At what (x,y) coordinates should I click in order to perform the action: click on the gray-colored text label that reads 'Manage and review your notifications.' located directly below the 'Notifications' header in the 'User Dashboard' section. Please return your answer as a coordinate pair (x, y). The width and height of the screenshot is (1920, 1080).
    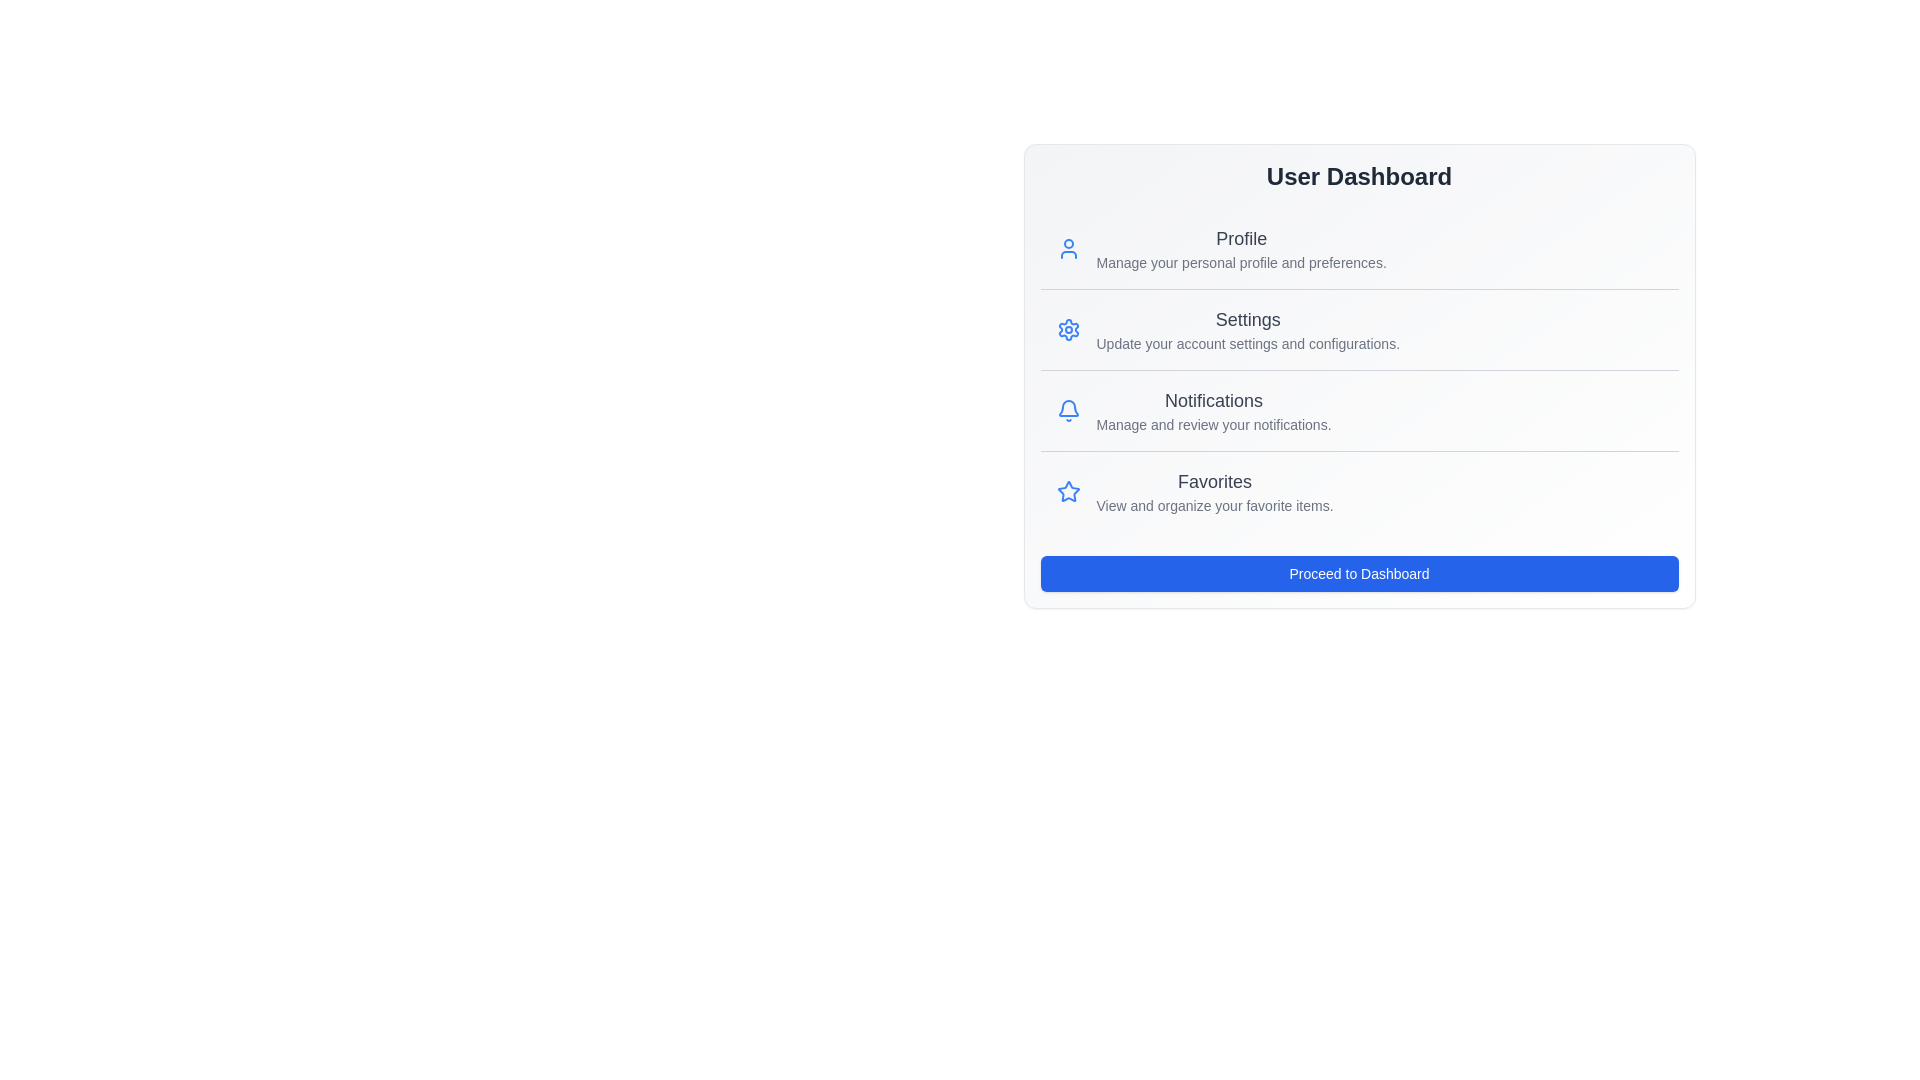
    Looking at the image, I should click on (1213, 423).